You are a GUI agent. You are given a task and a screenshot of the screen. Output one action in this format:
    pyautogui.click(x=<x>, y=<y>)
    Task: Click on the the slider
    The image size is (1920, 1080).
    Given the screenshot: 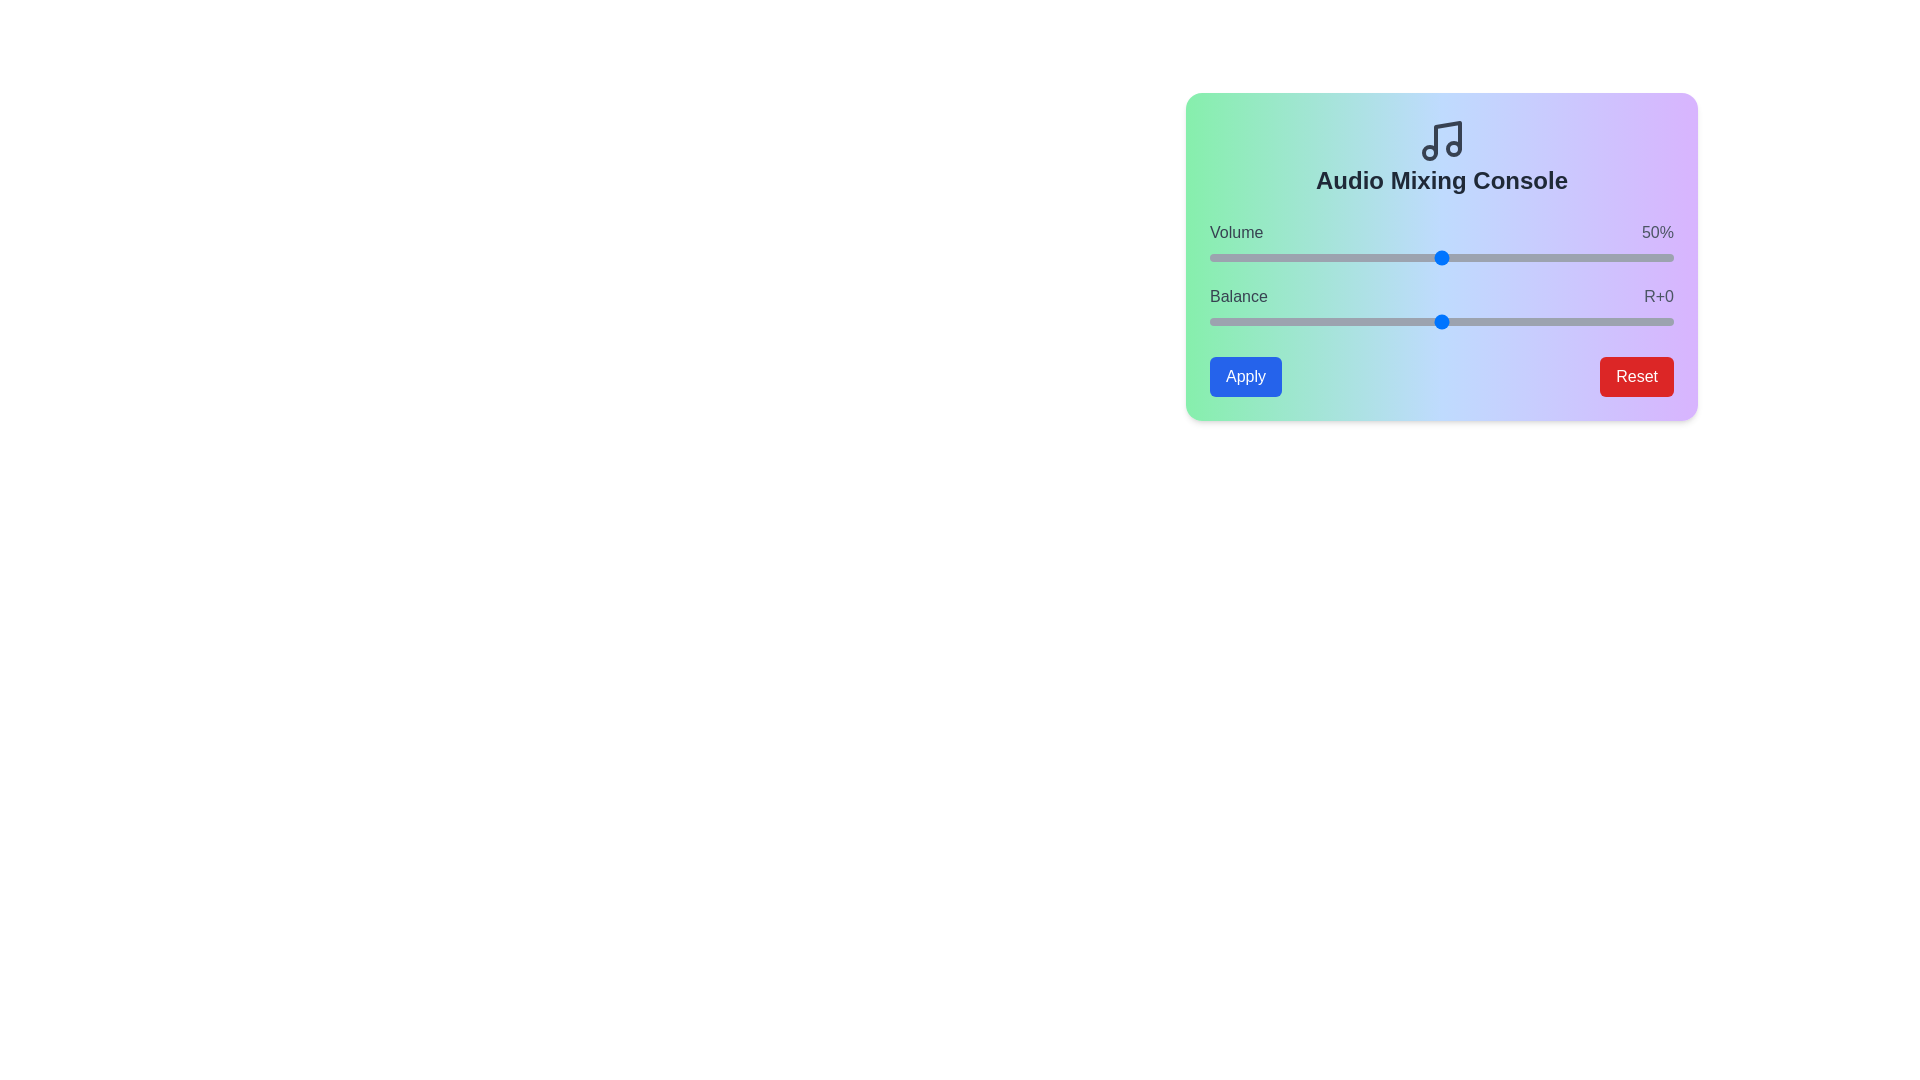 What is the action you would take?
    pyautogui.click(x=1465, y=257)
    